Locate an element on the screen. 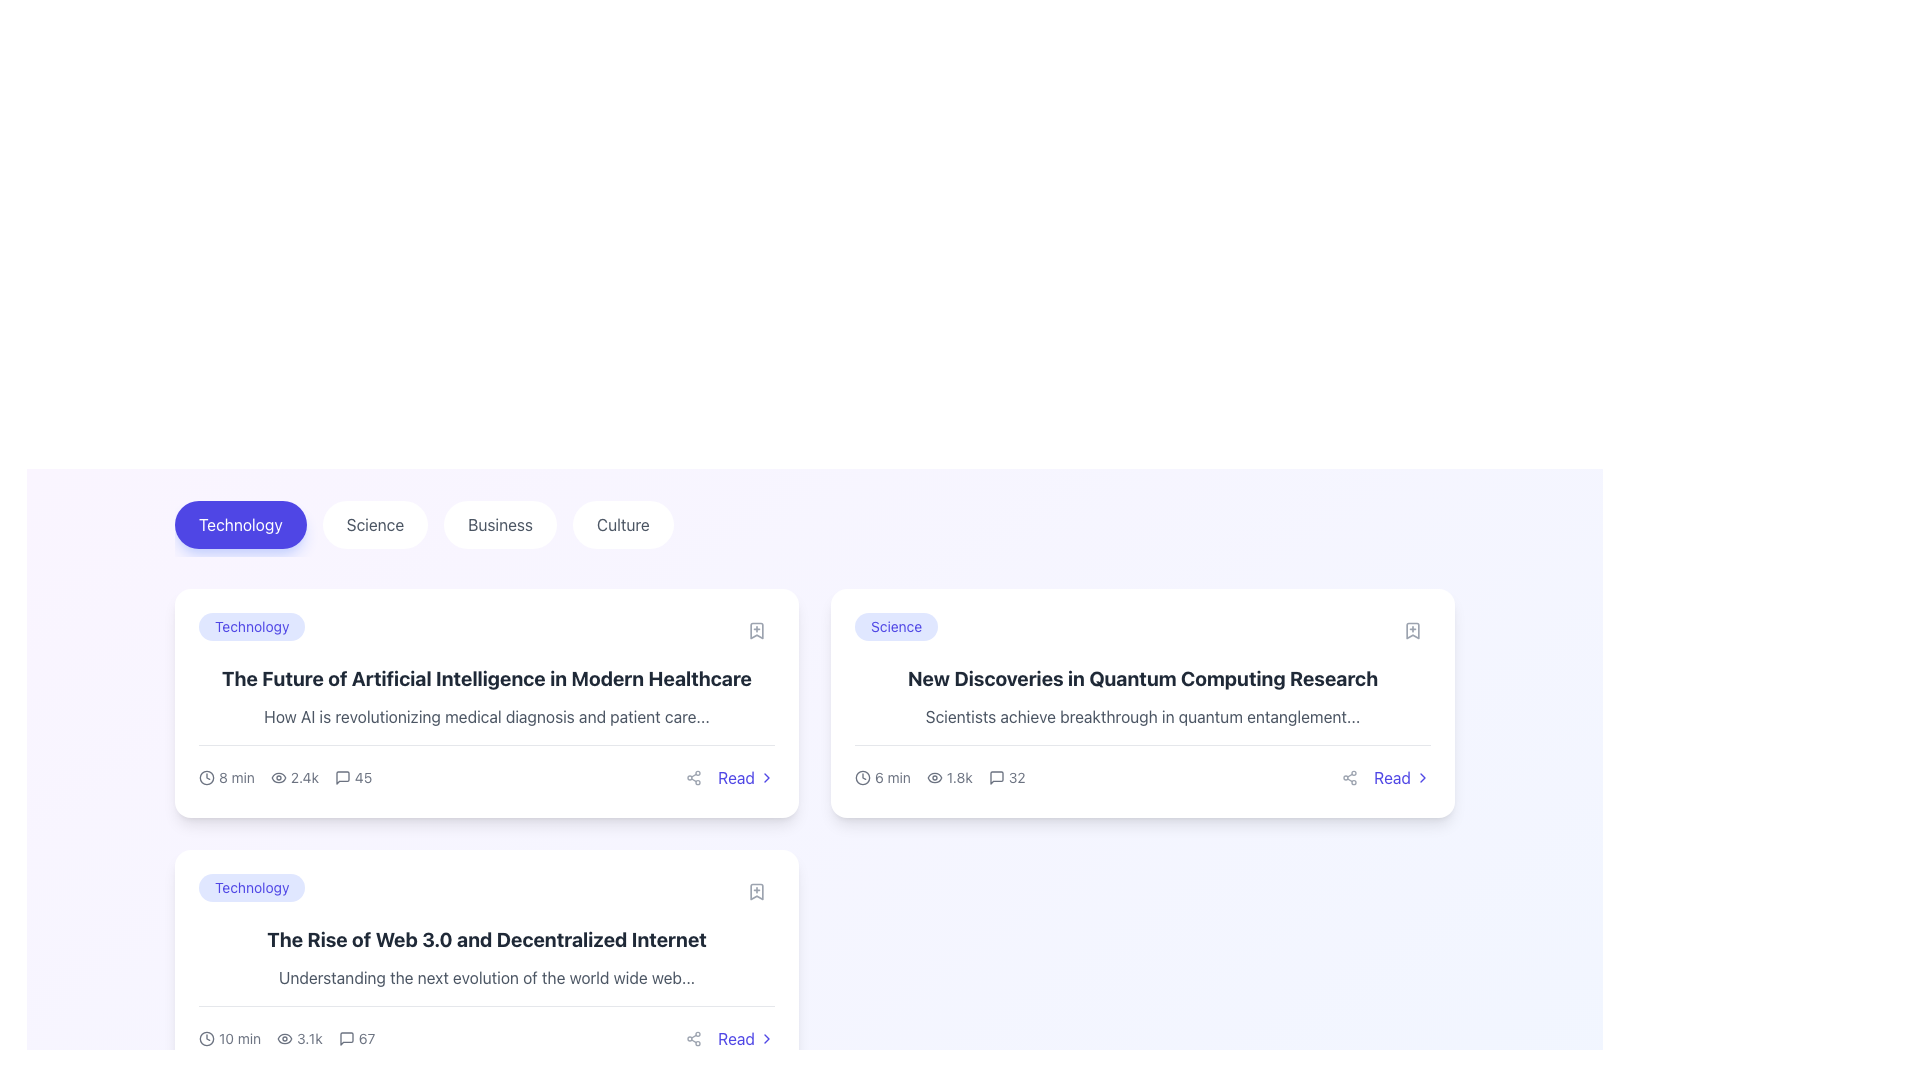 Image resolution: width=1920 pixels, height=1080 pixels. the right-facing chevron icon, which is part of the 'Read' button located at the bottom-right corner of the second card in the interface is located at coordinates (766, 1037).